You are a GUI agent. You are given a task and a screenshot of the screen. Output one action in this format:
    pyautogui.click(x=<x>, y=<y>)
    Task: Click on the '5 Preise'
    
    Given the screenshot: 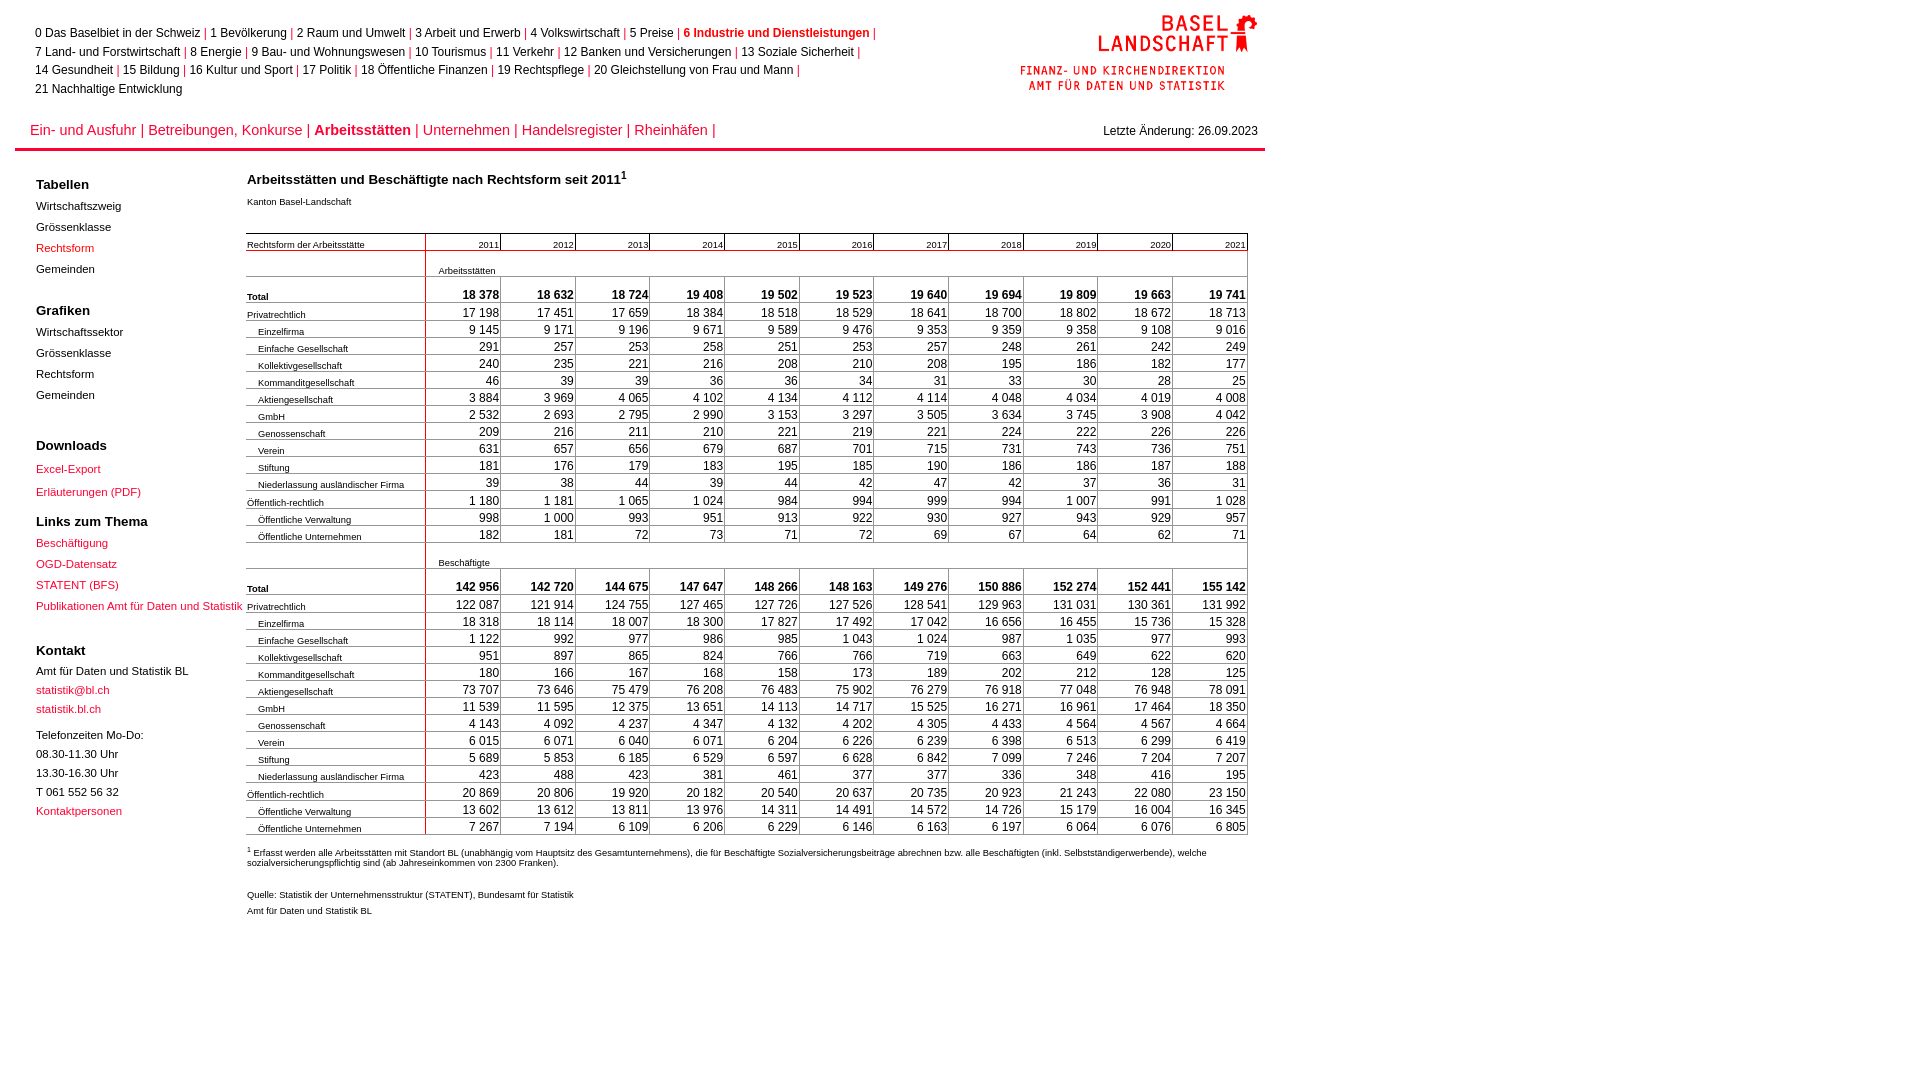 What is the action you would take?
    pyautogui.click(x=652, y=33)
    